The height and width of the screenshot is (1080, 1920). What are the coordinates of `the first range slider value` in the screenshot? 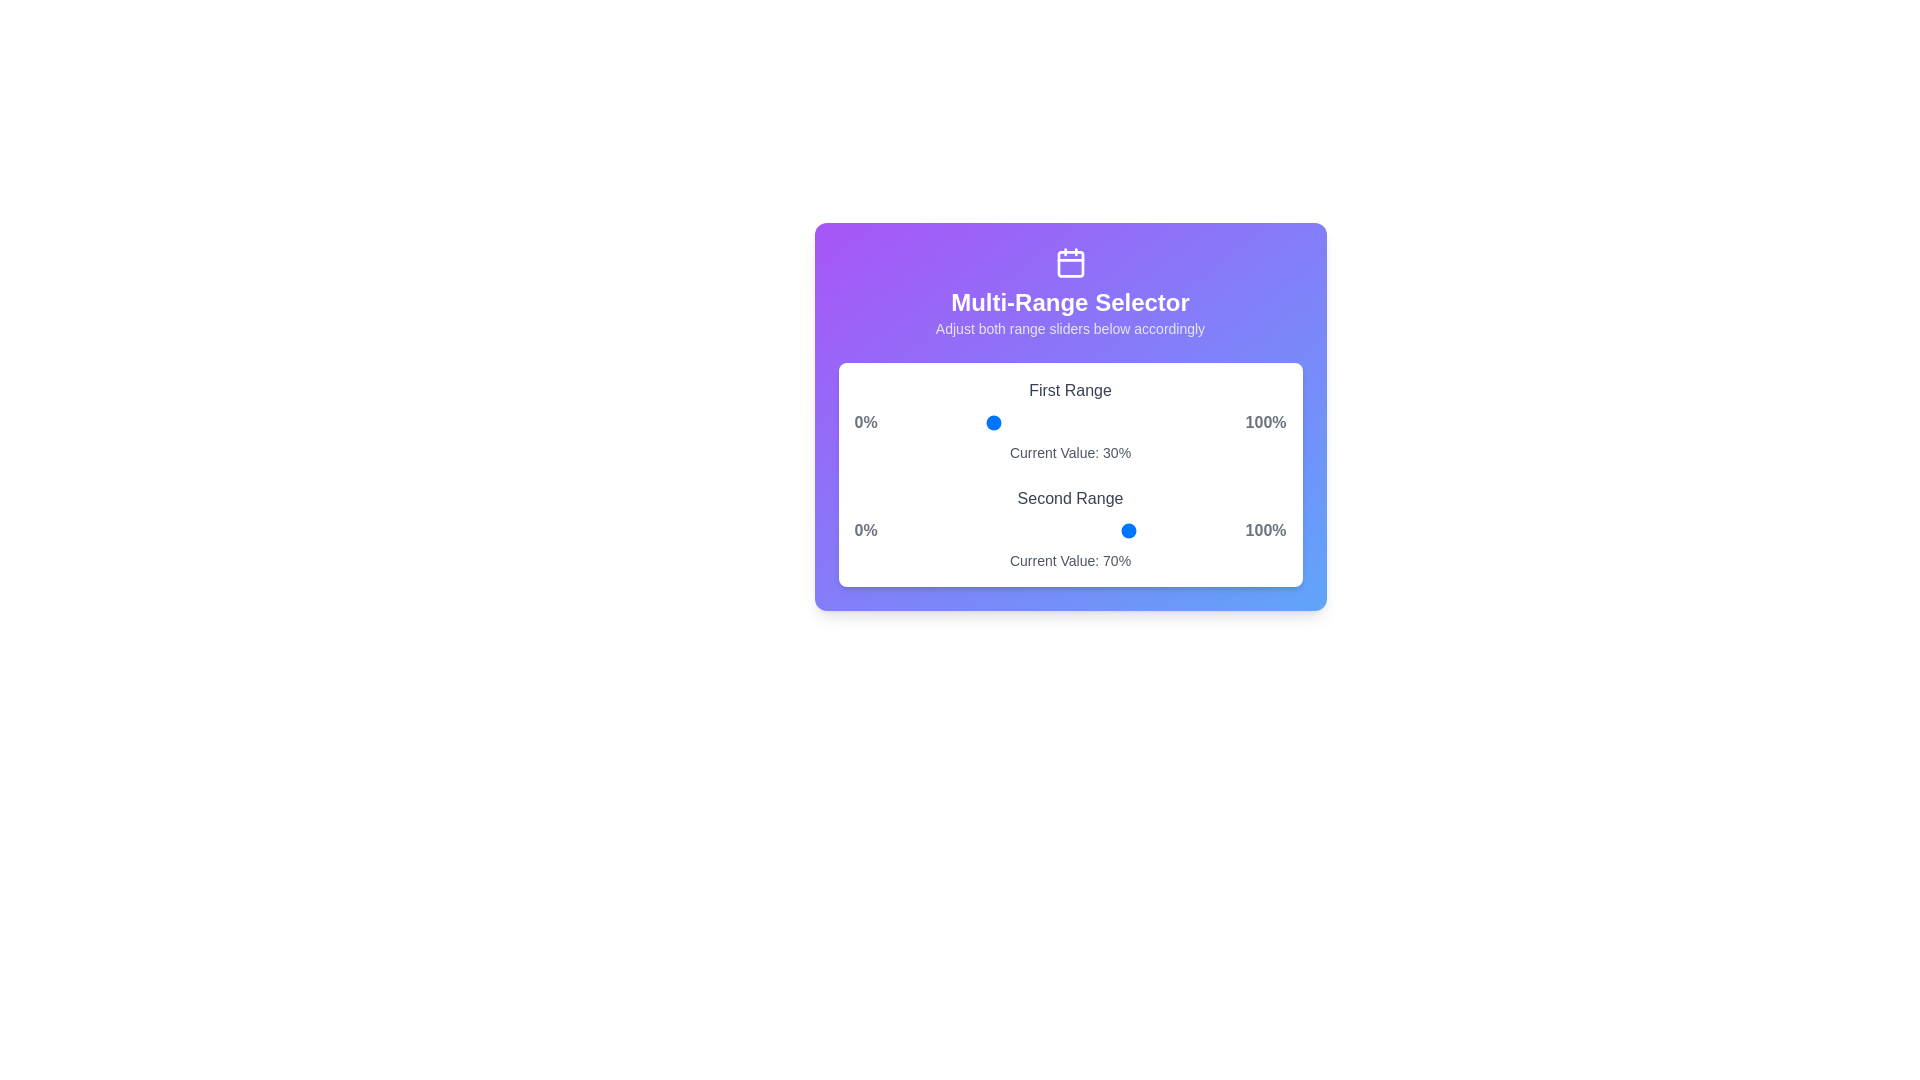 It's located at (1132, 422).